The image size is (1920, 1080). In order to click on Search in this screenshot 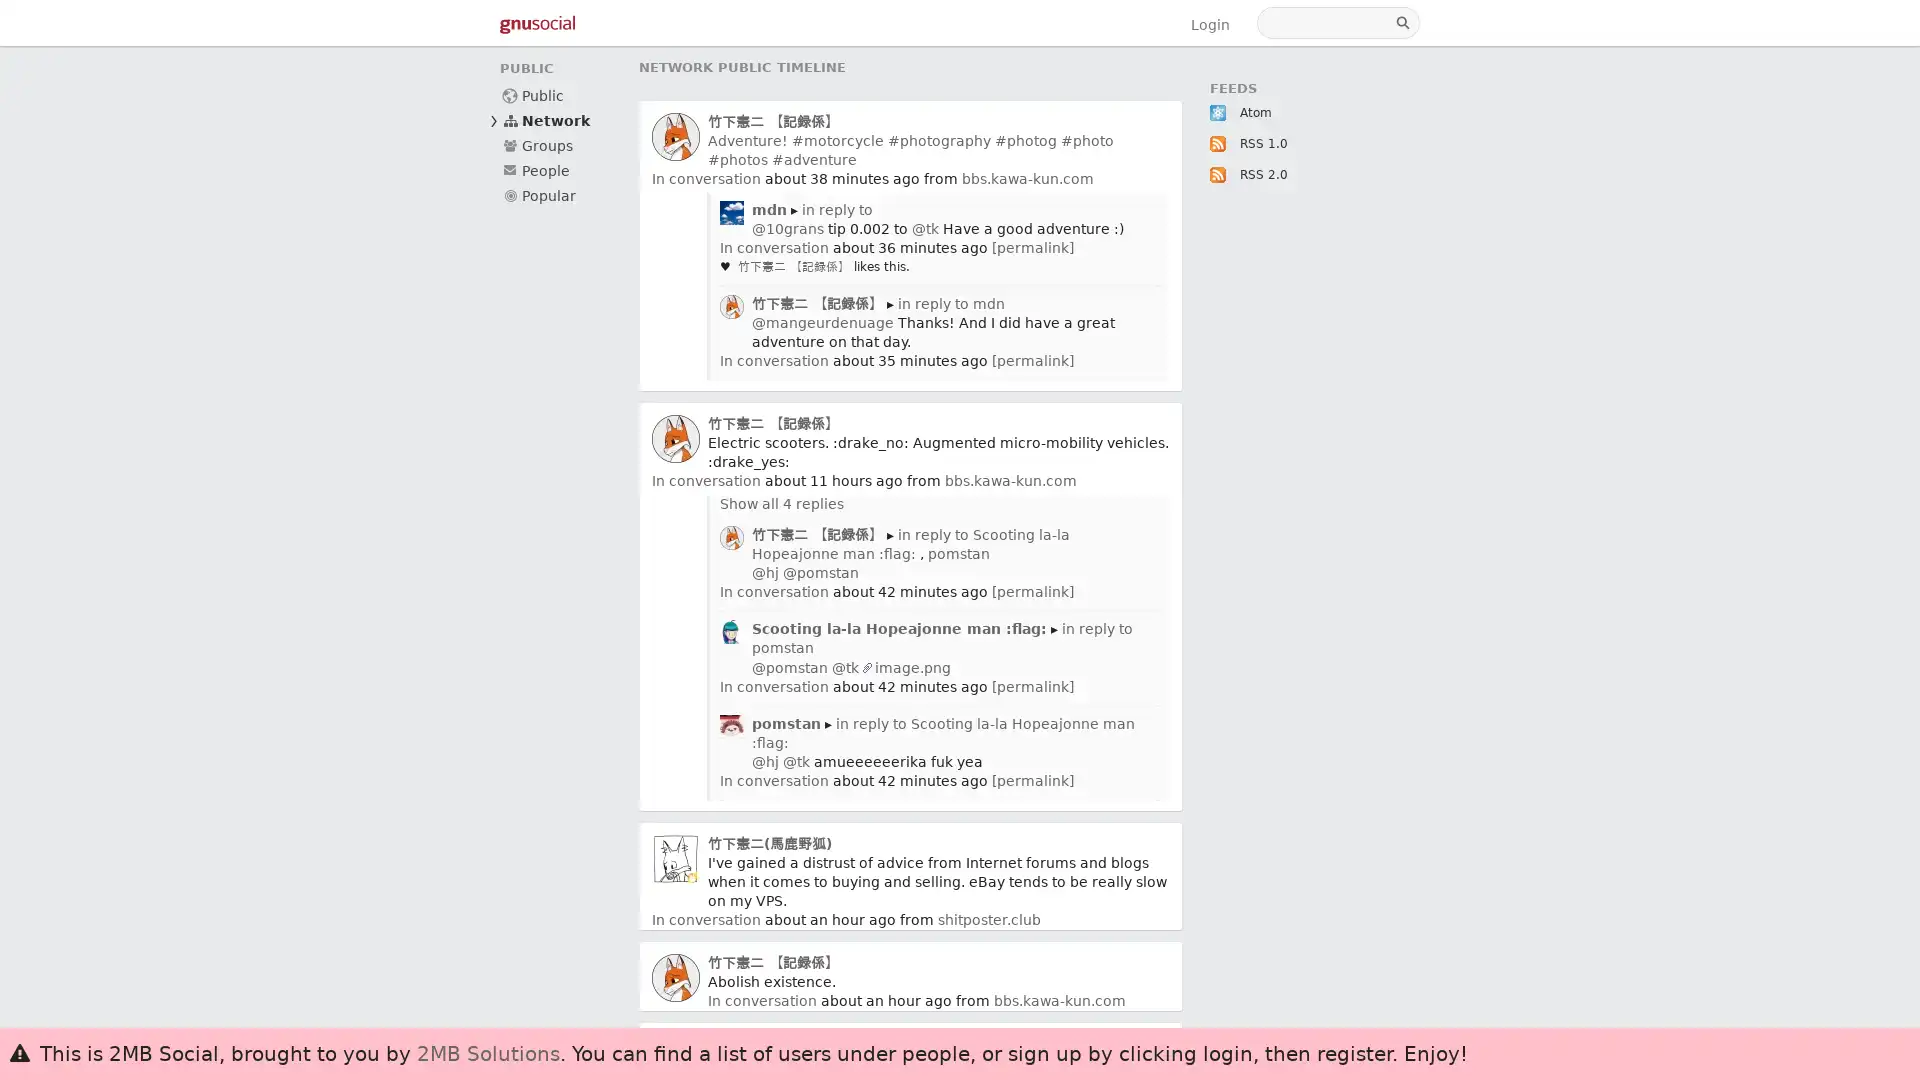, I will do `click(1404, 23)`.